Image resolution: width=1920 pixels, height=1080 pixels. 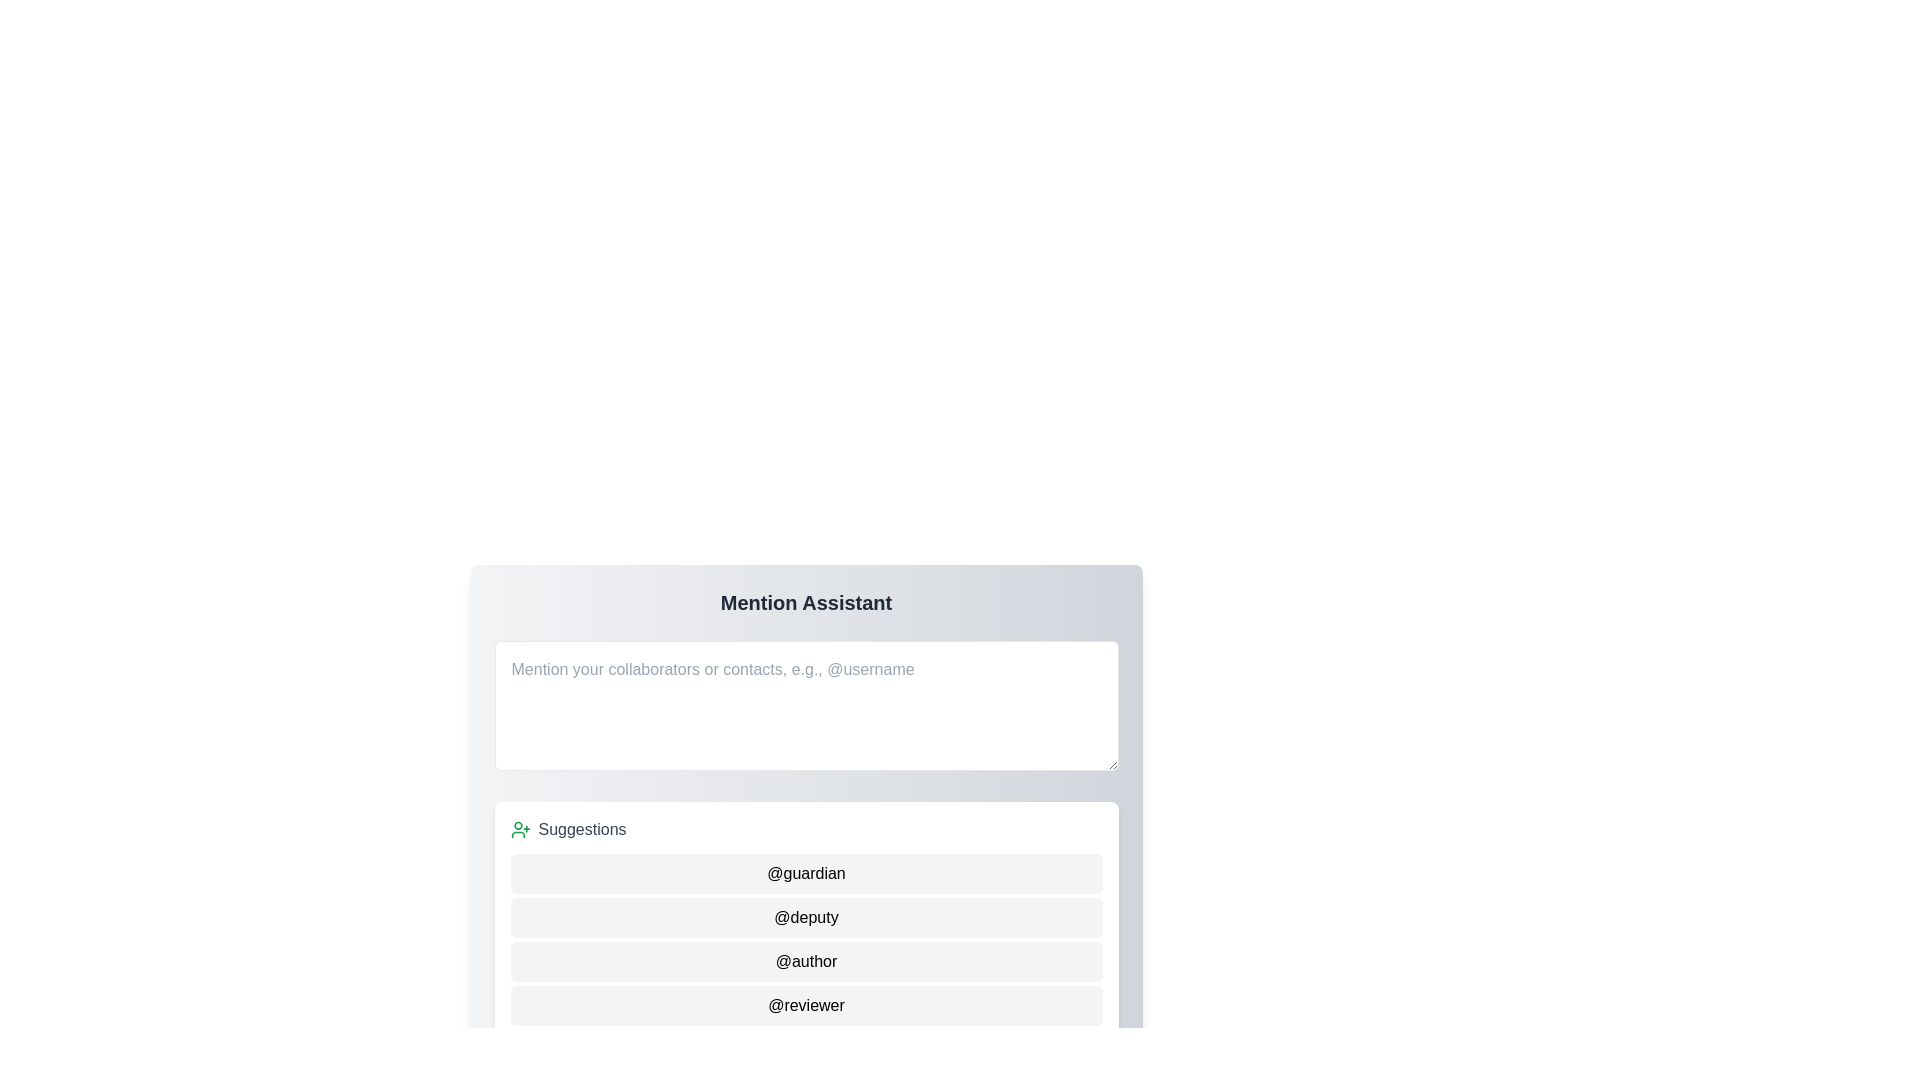 I want to click on the text label indicating user suggestions, located to the right of a green user icon, for accessibility navigation, so click(x=581, y=829).